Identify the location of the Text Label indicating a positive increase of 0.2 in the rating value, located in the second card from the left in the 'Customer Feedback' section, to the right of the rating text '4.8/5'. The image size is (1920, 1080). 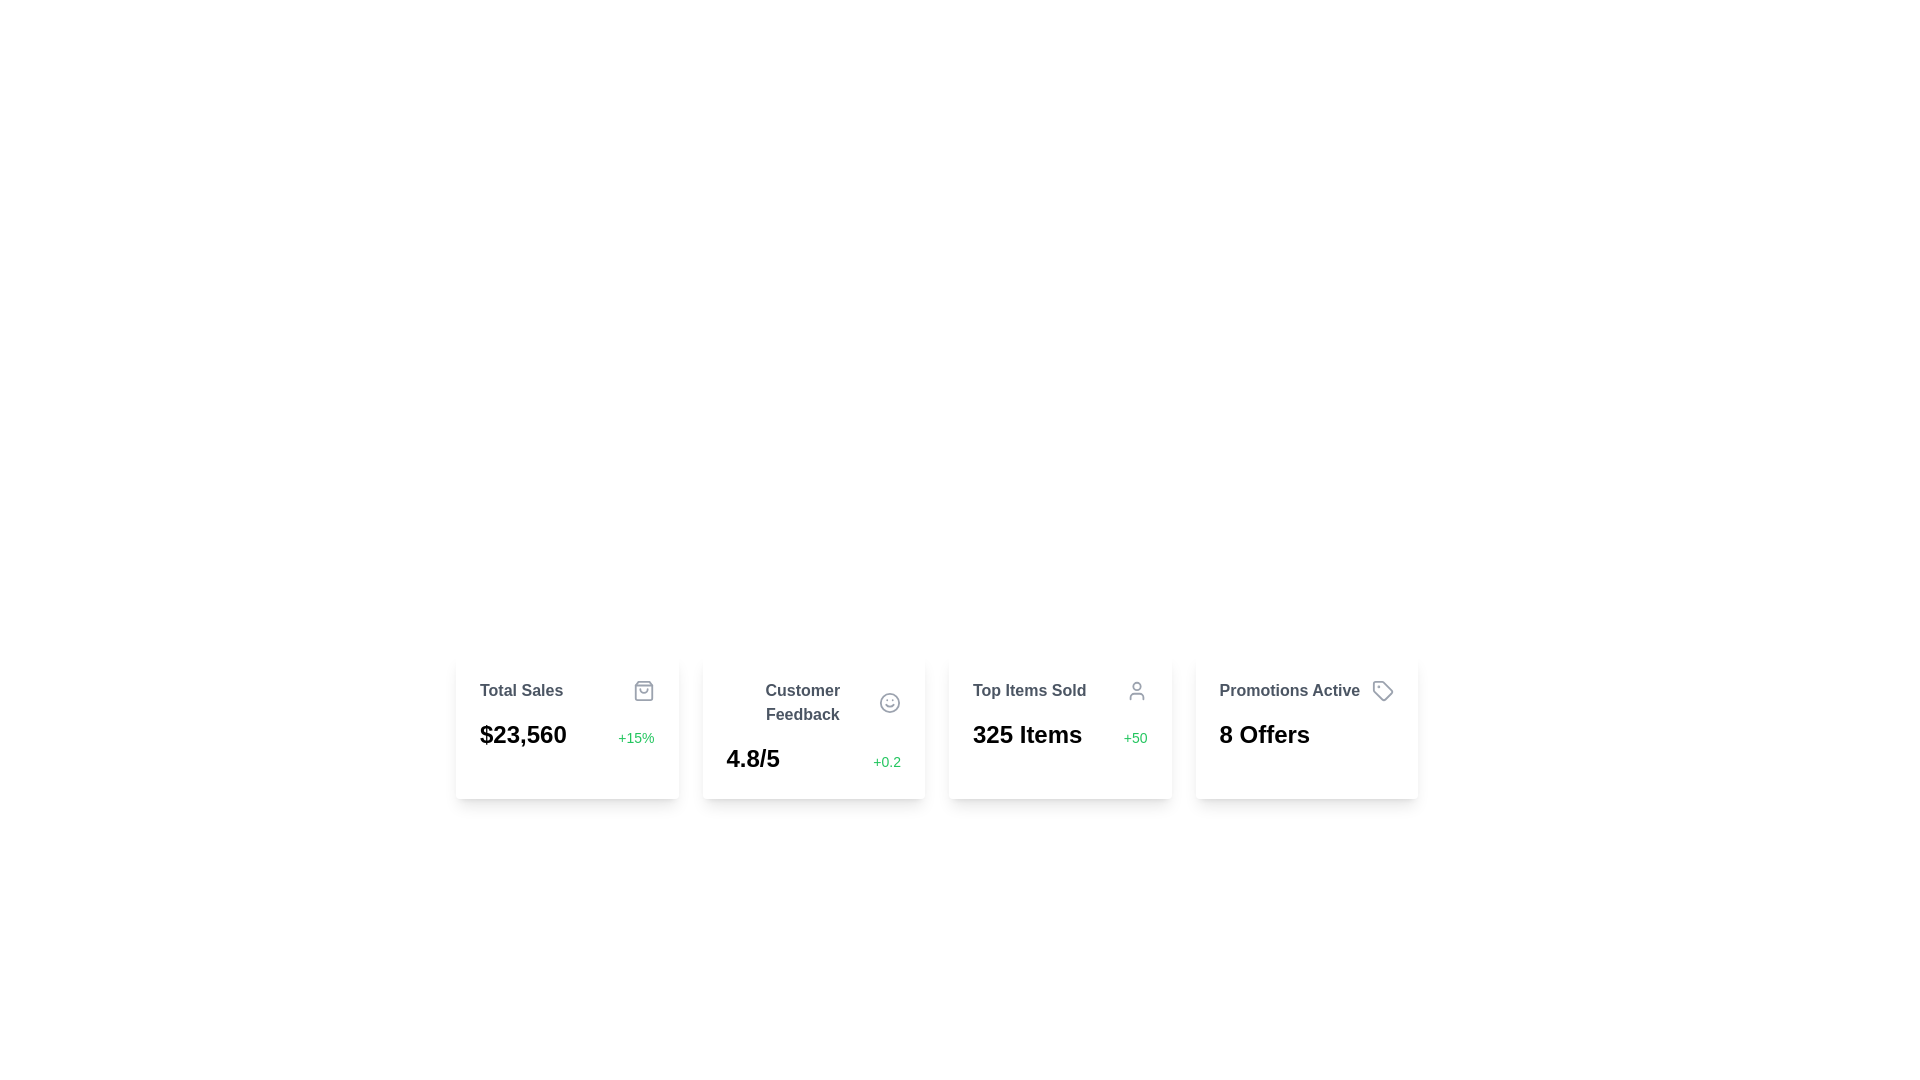
(886, 762).